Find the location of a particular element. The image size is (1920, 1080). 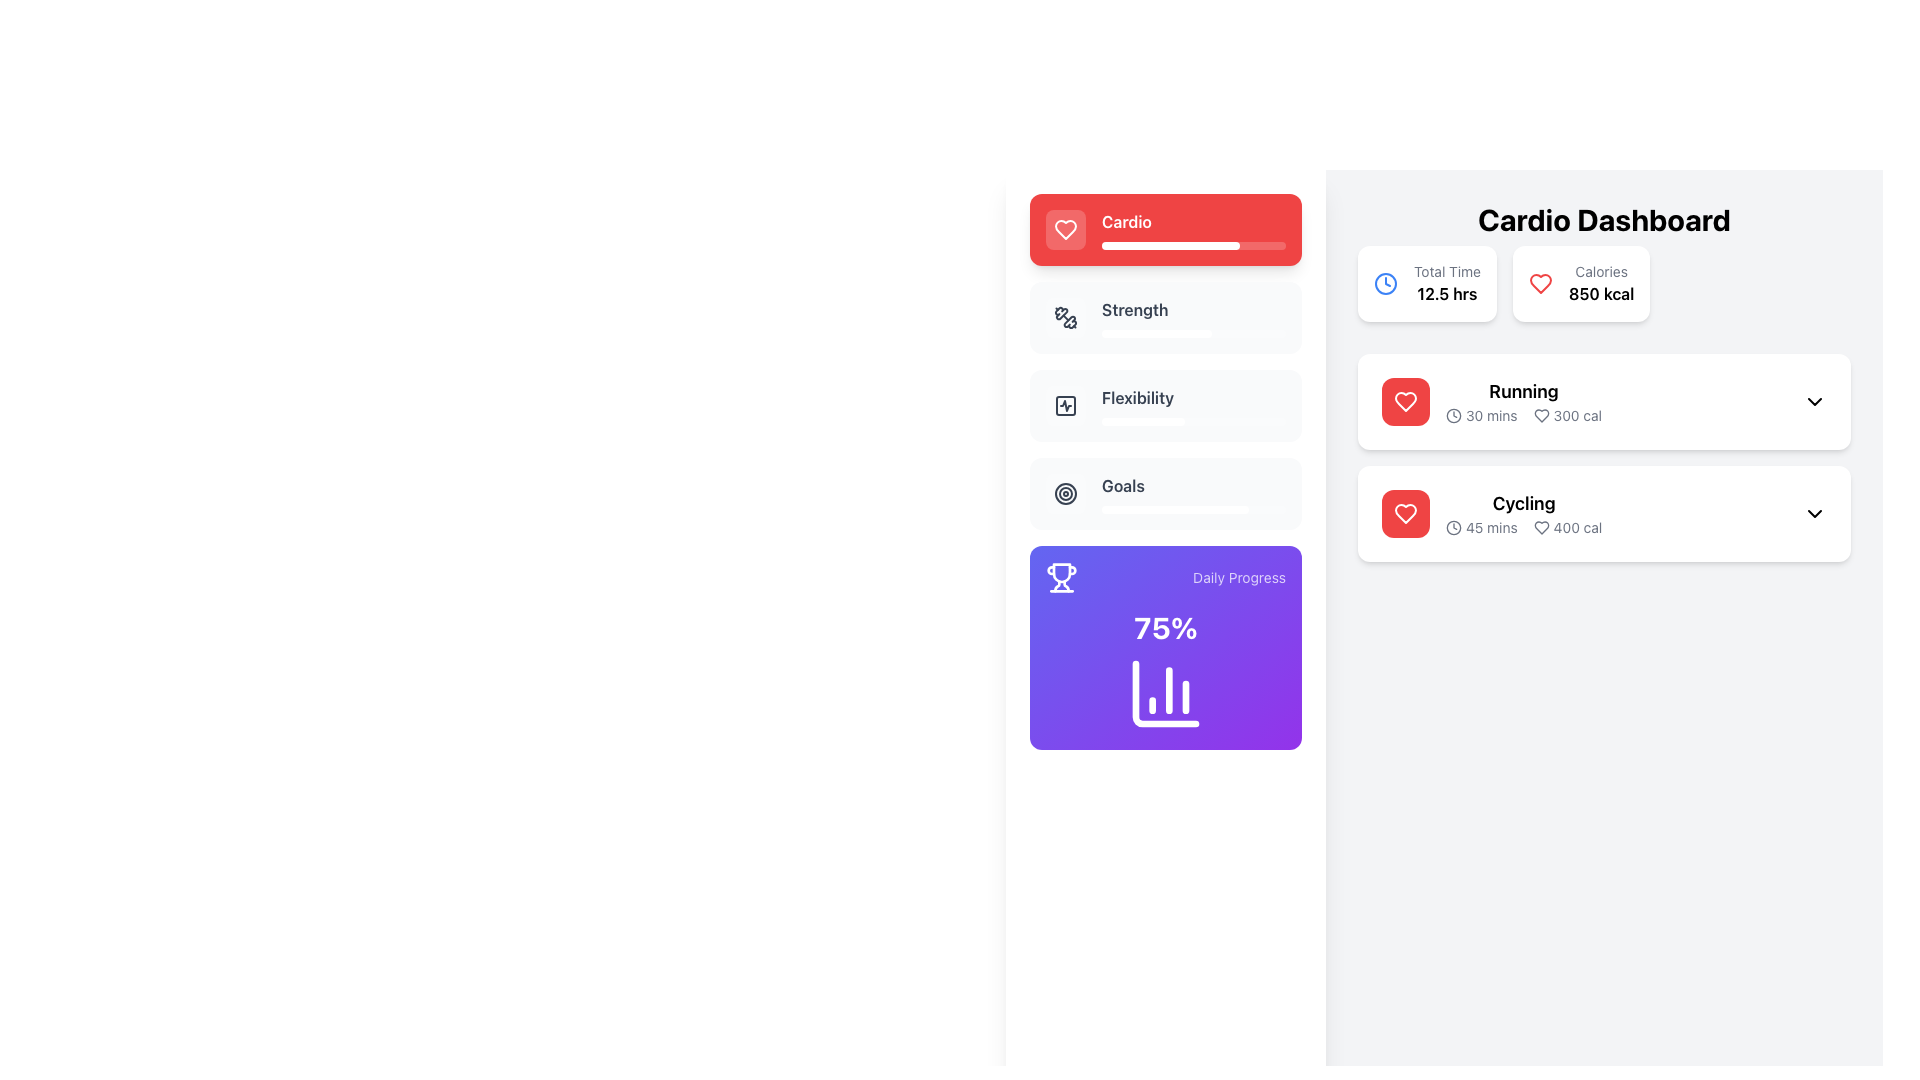

text '45 mins' next to the clock icon located beneath the 'Cycling' label in the second card of the 'Cardio Dashboard' section is located at coordinates (1481, 527).